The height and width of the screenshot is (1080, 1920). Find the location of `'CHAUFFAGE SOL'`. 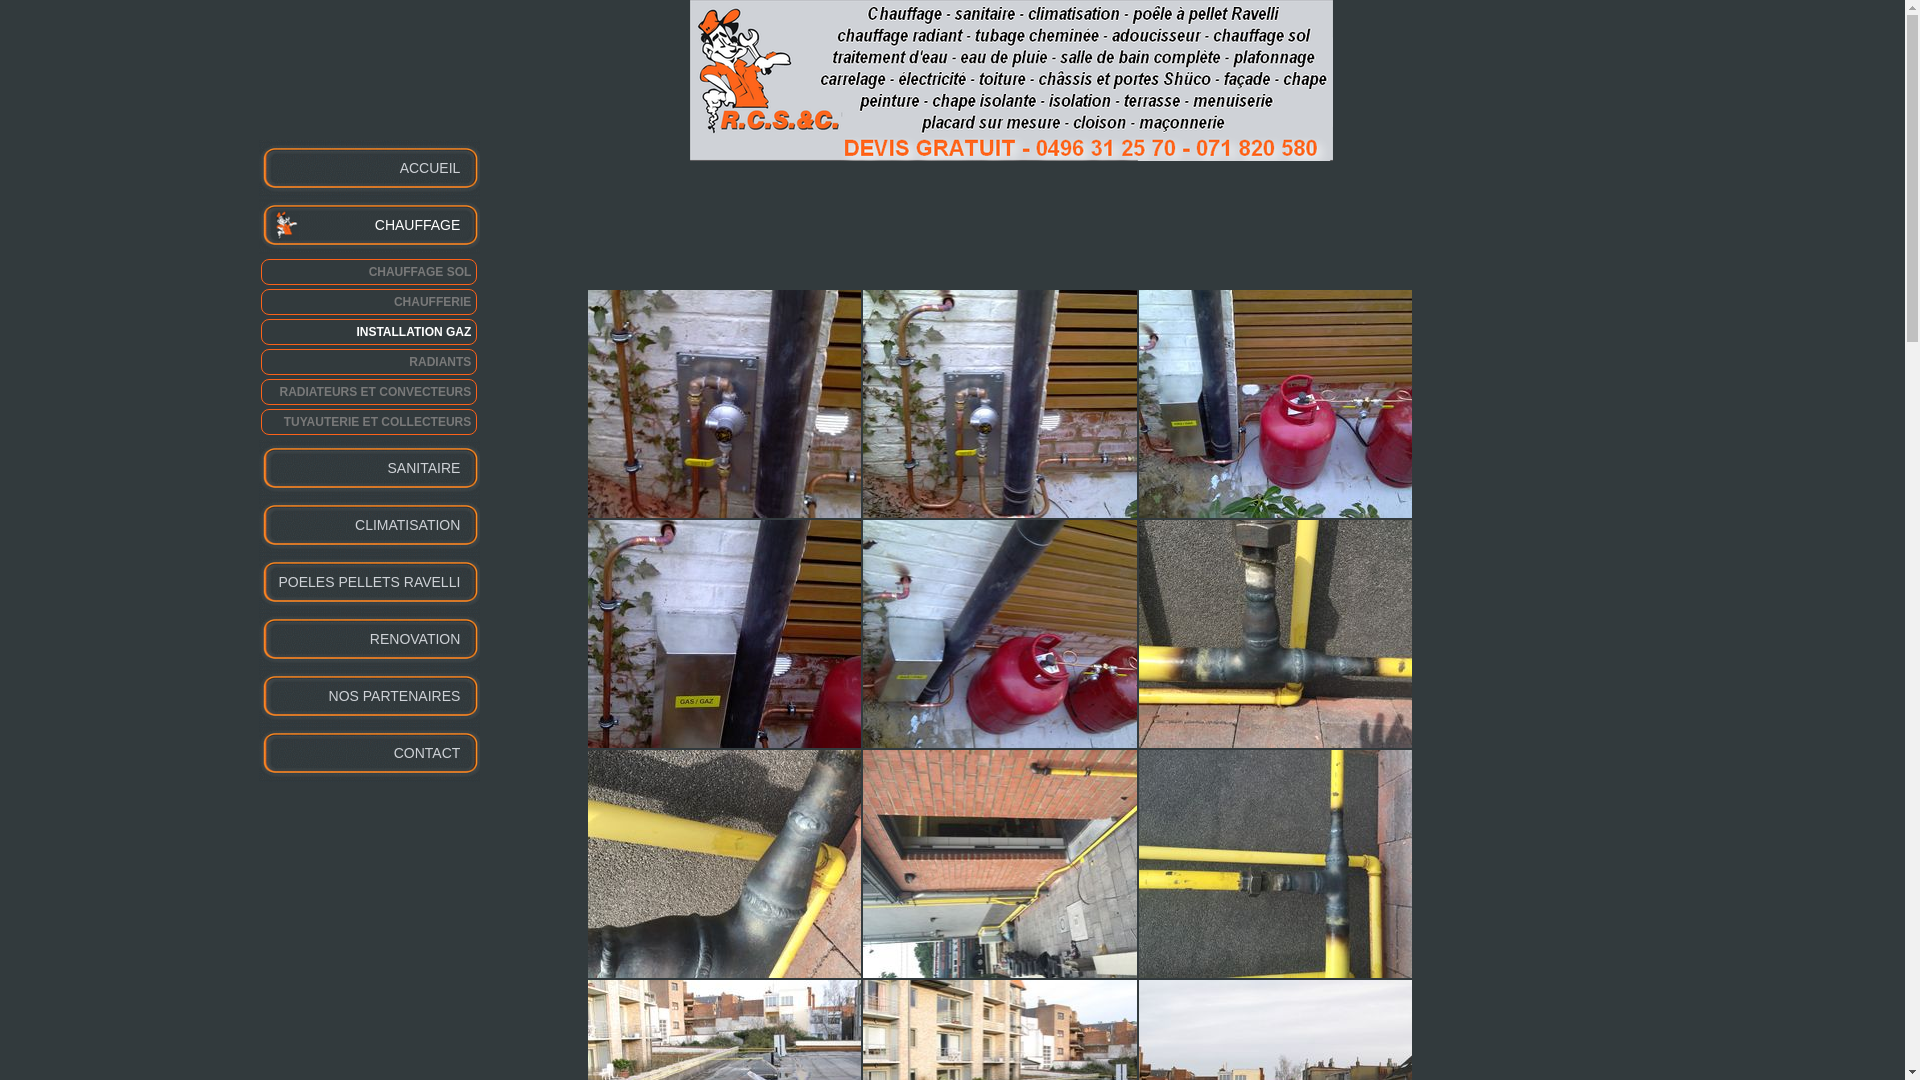

'CHAUFFAGE SOL' is located at coordinates (368, 272).